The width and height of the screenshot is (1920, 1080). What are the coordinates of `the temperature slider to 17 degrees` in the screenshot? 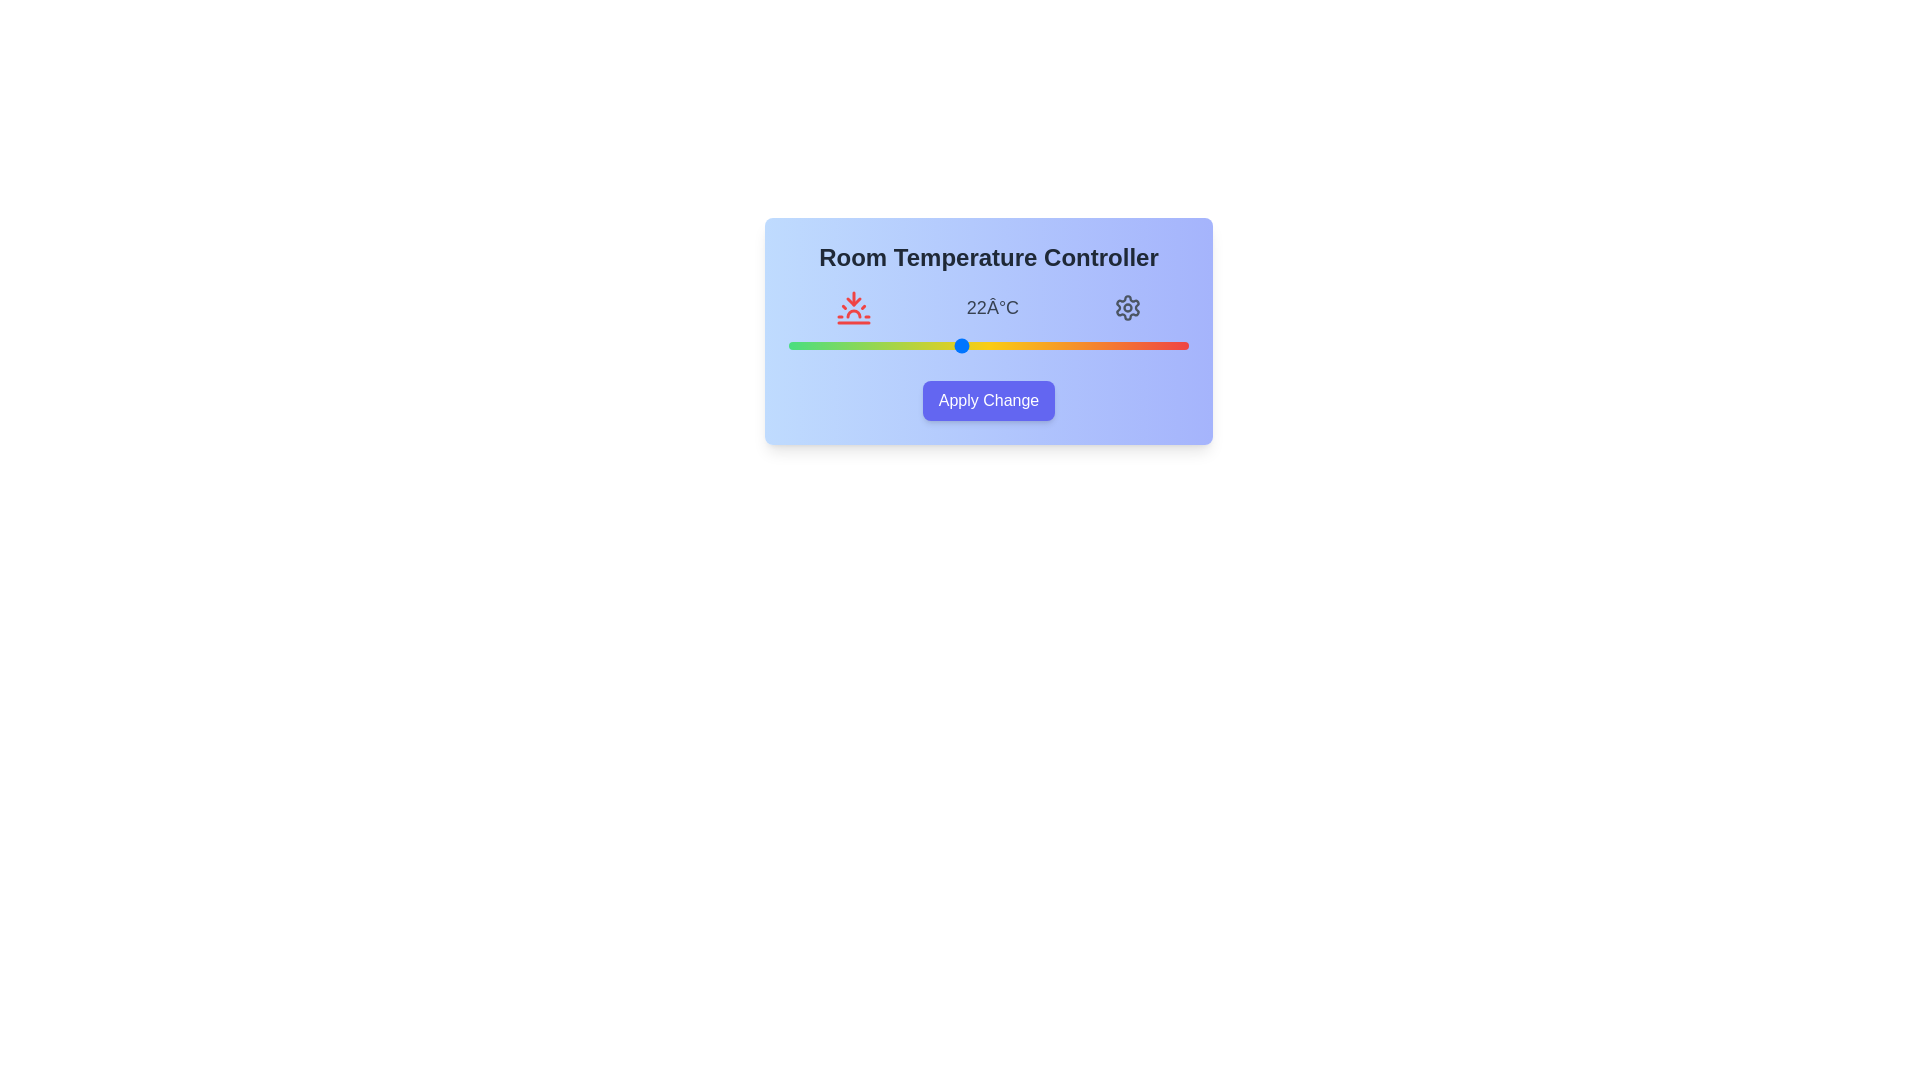 It's located at (817, 345).